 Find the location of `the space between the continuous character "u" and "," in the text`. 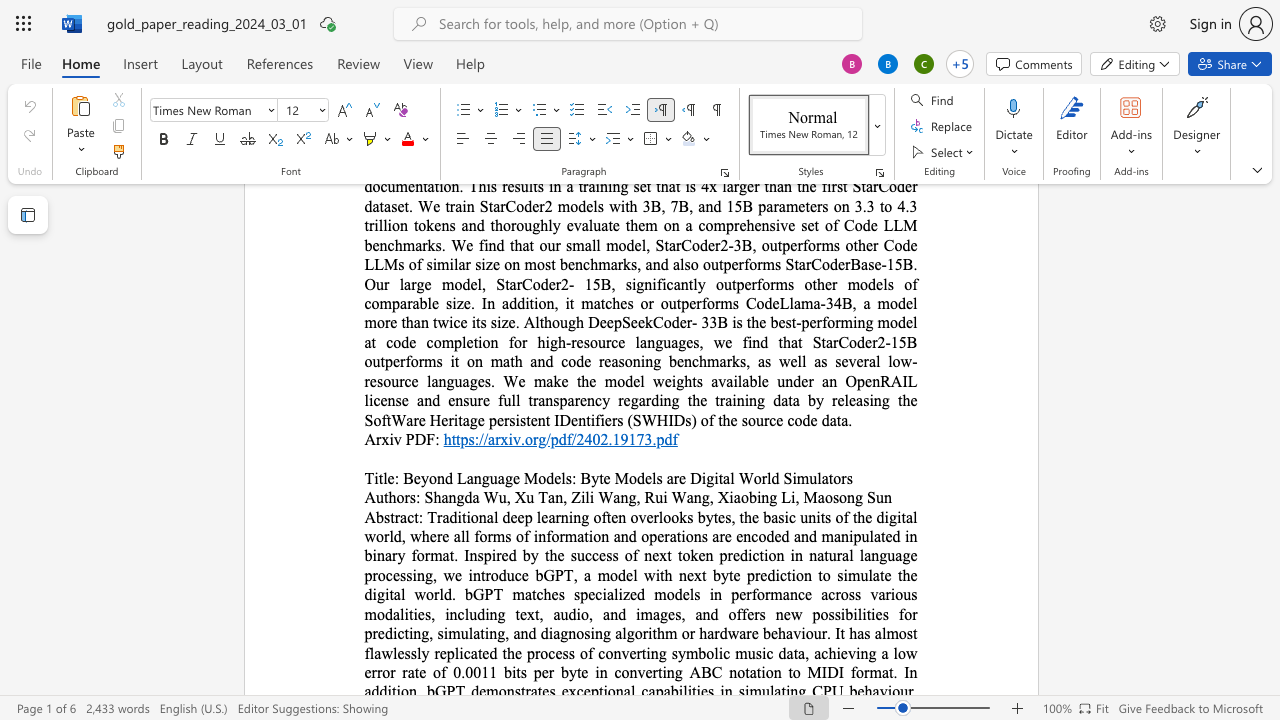

the space between the continuous character "u" and "," in the text is located at coordinates (505, 496).